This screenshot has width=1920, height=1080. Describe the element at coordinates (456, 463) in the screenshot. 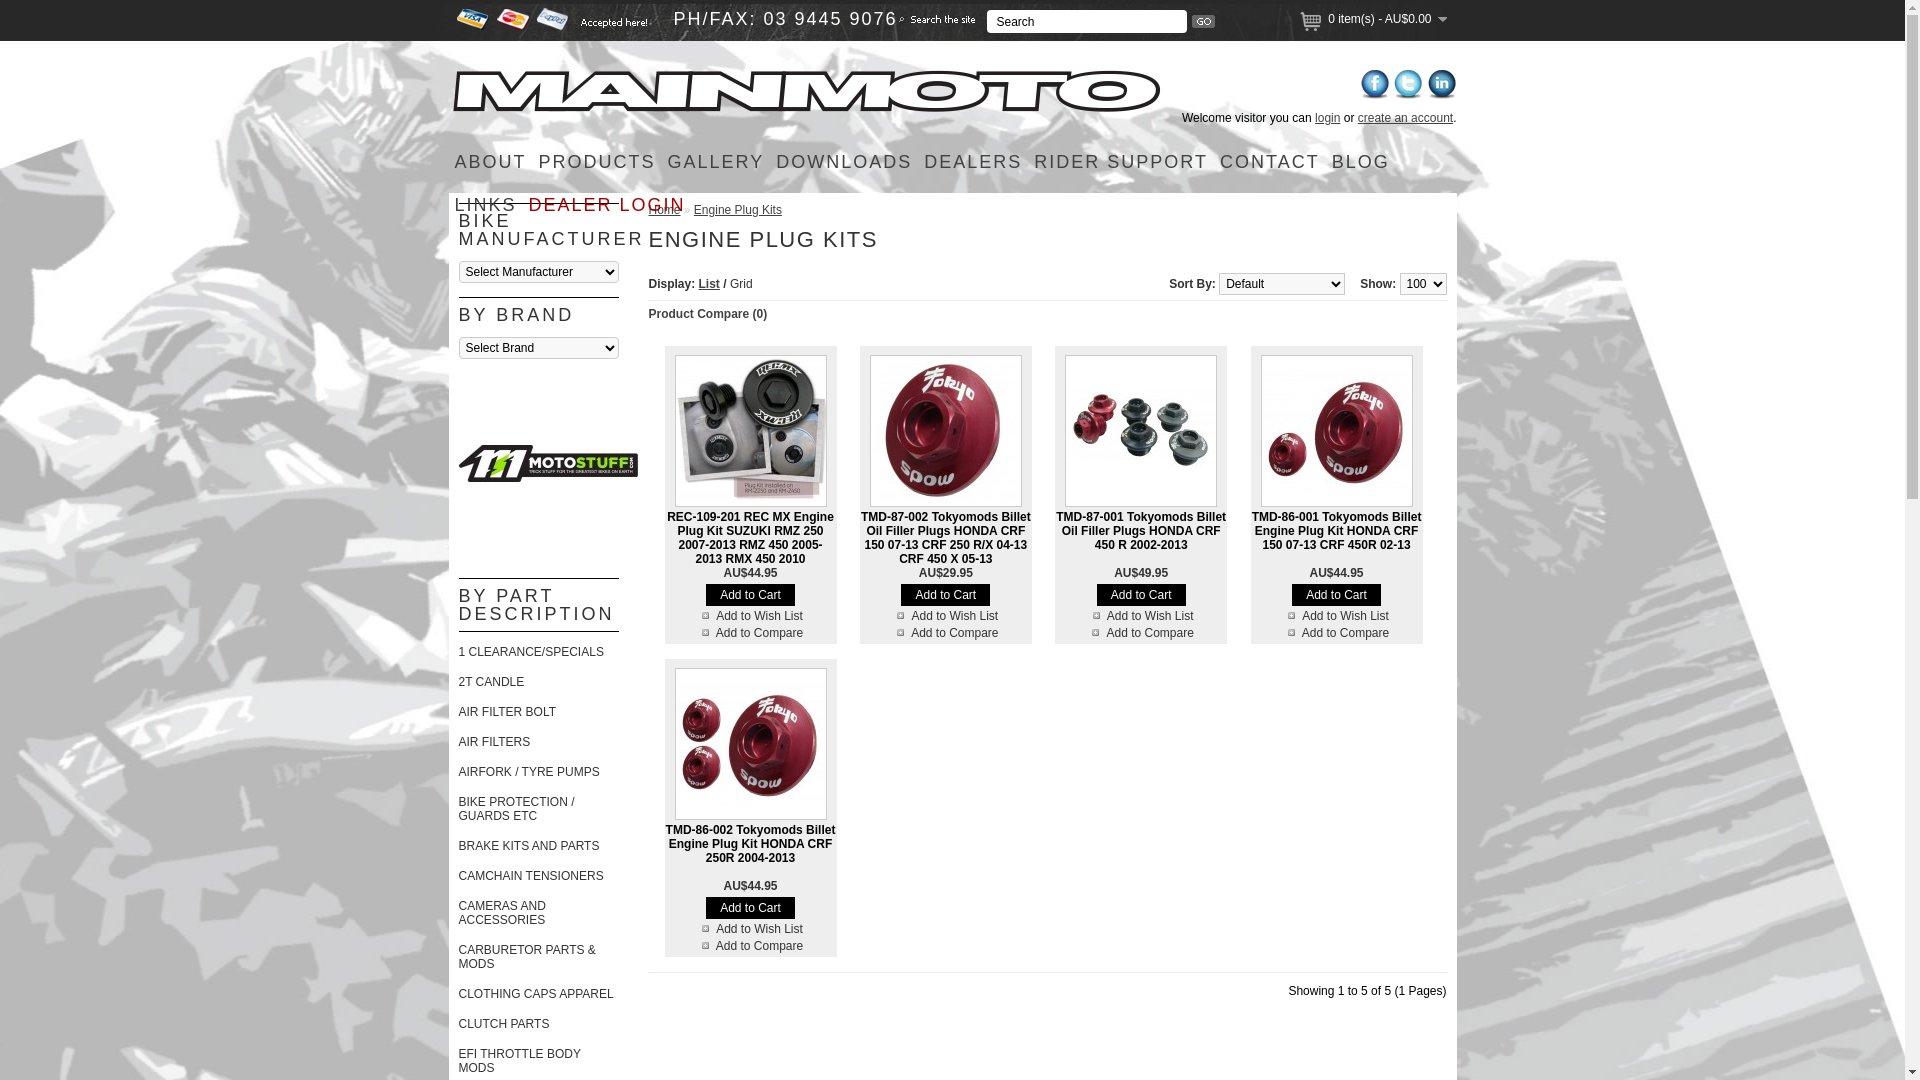

I see `'MOTOSTUFF'` at that location.